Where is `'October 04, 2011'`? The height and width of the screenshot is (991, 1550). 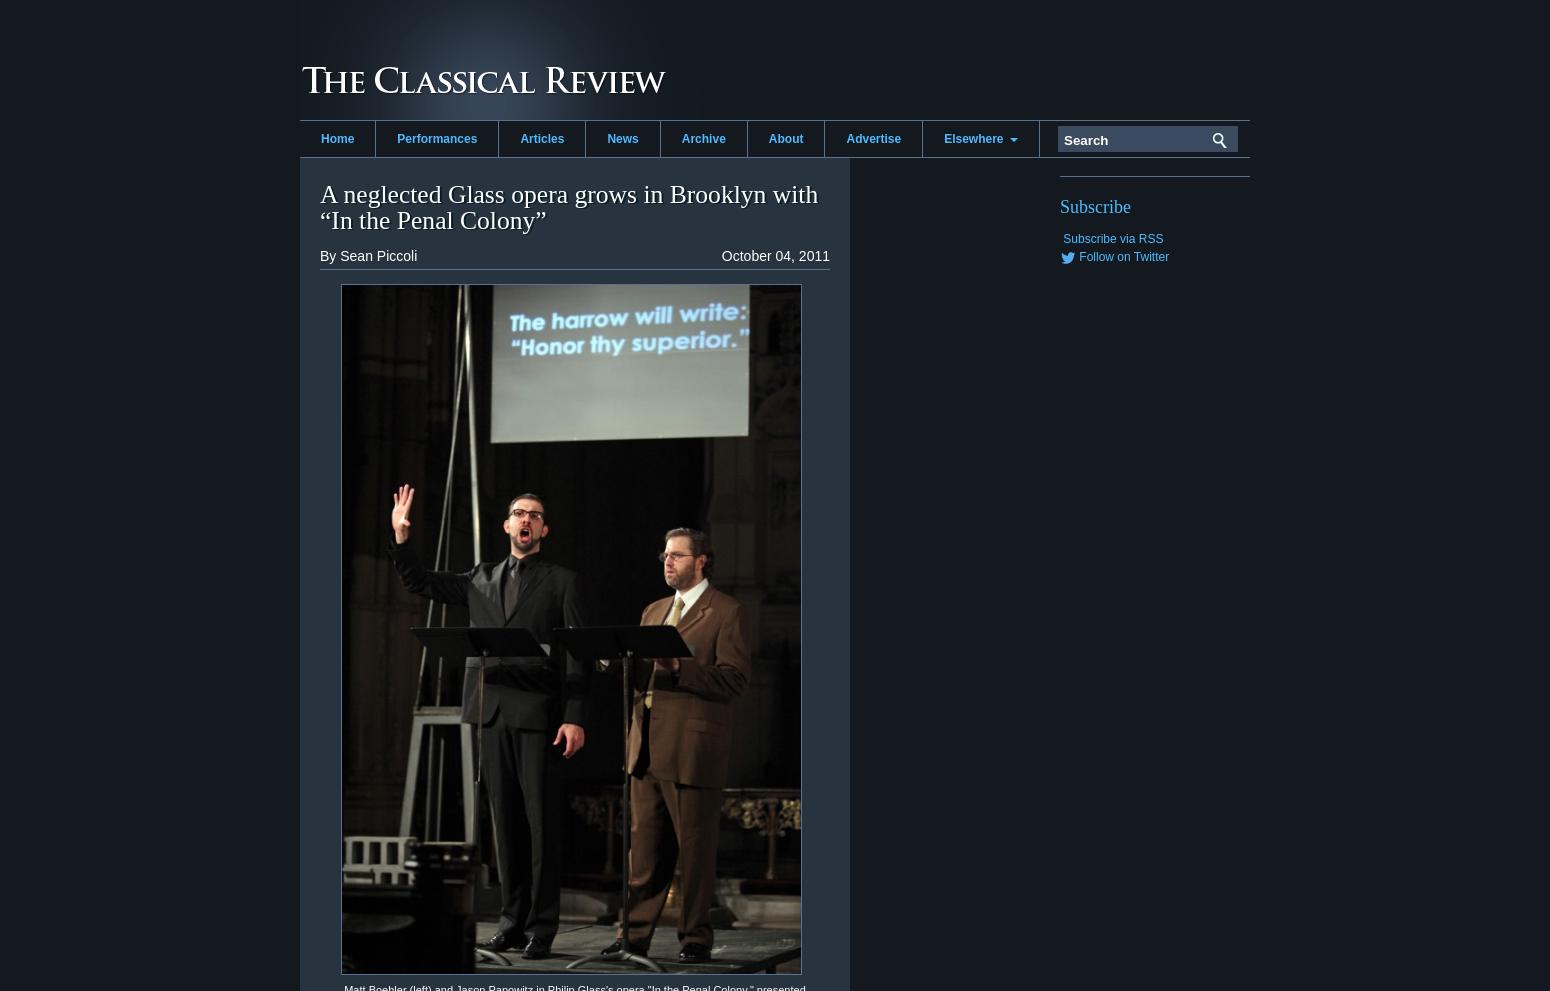
'October 04, 2011' is located at coordinates (775, 254).